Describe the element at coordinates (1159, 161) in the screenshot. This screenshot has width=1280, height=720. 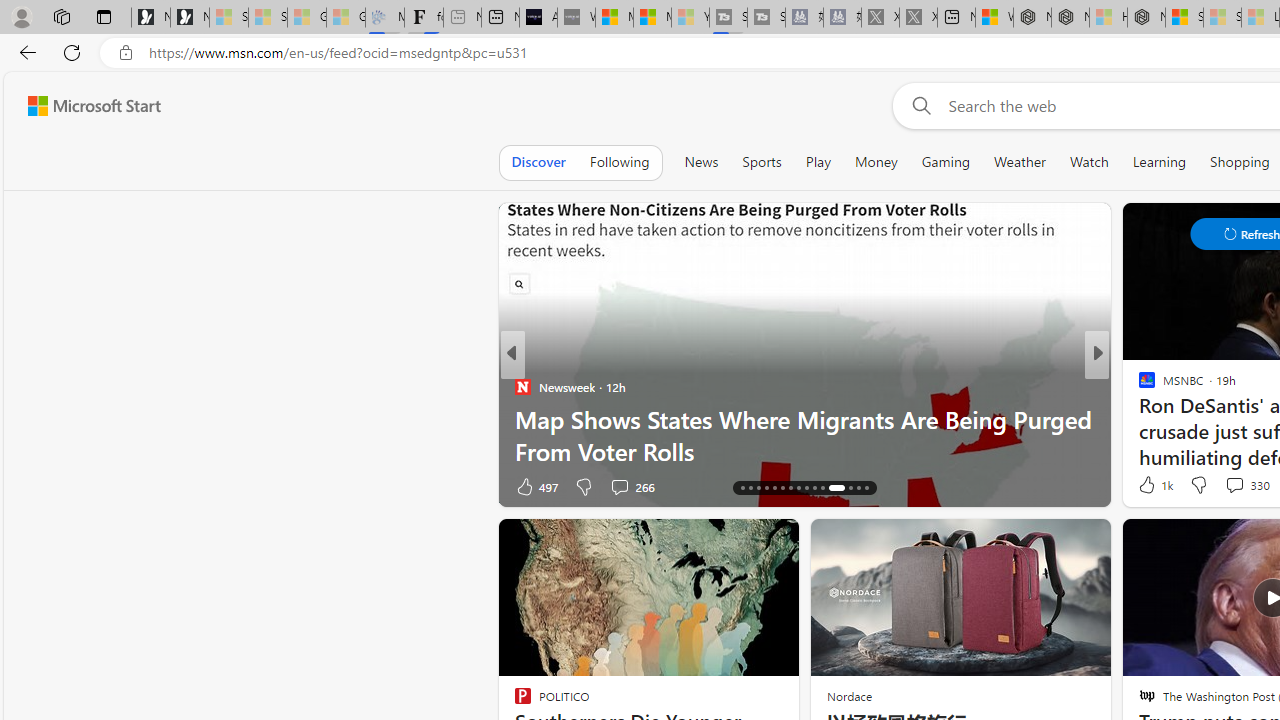
I see `'Learning'` at that location.